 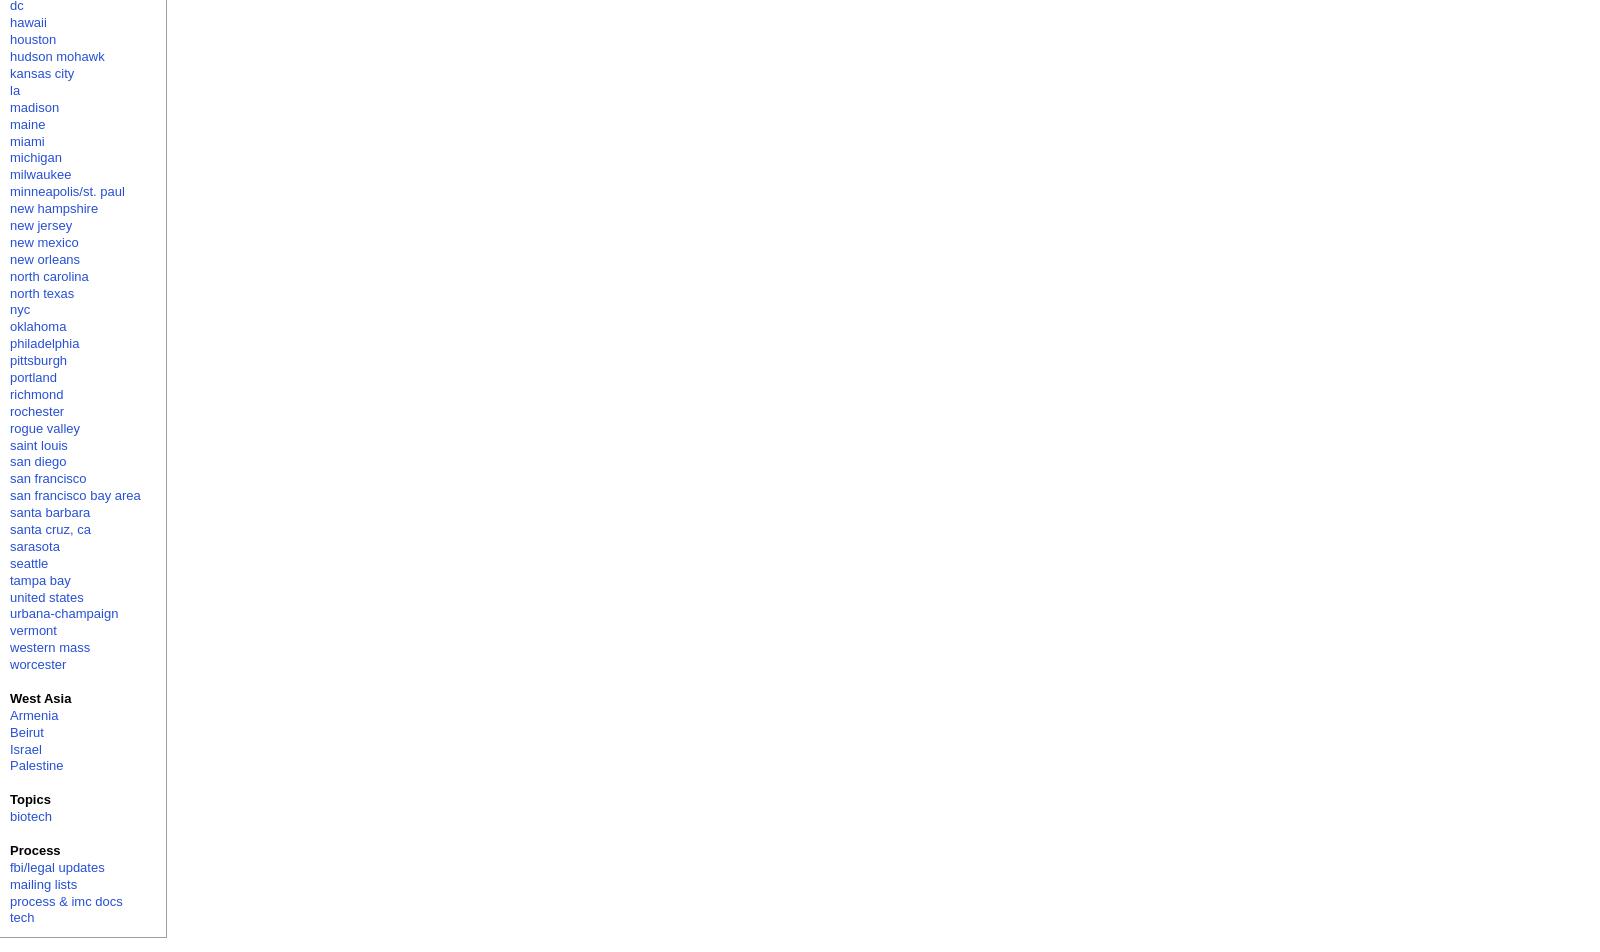 I want to click on 'santa cruz, ca', so click(x=48, y=528).